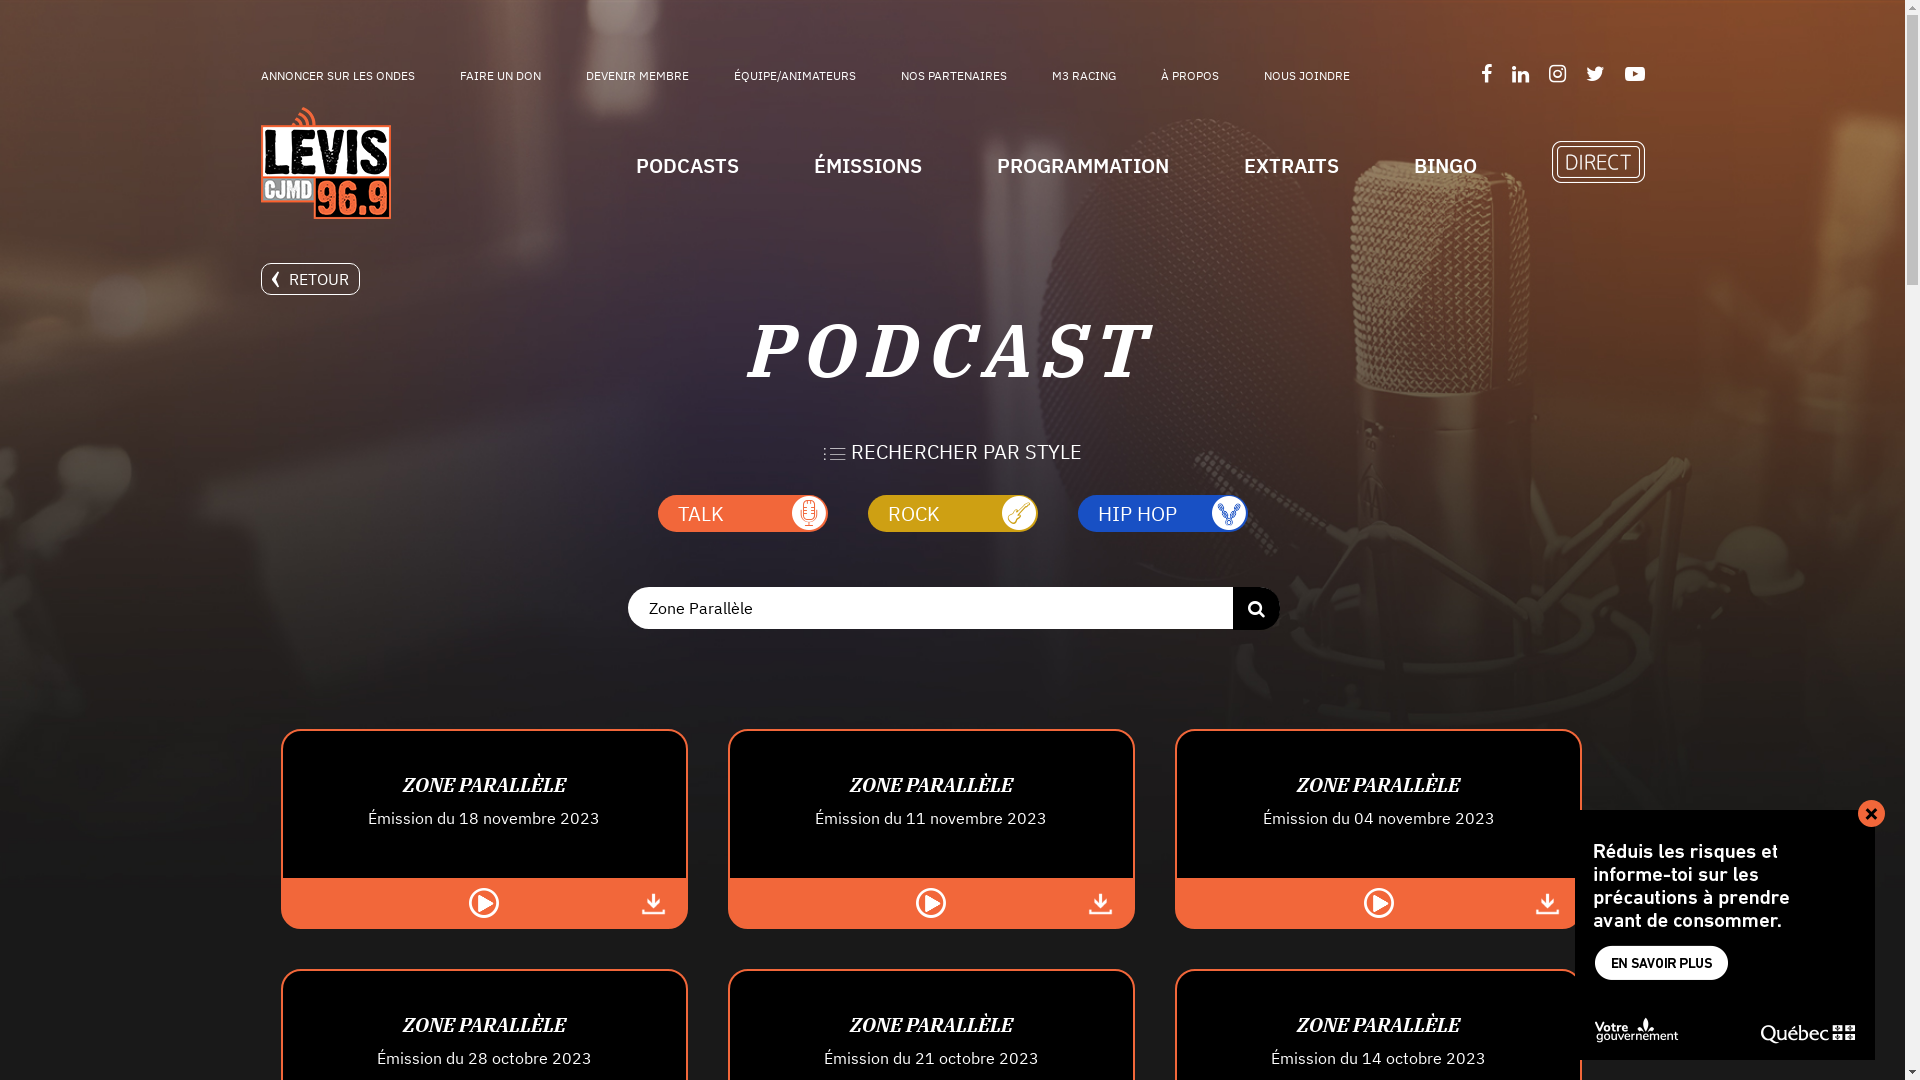  What do you see at coordinates (1162, 512) in the screenshot?
I see `'HIP HOP'` at bounding box center [1162, 512].